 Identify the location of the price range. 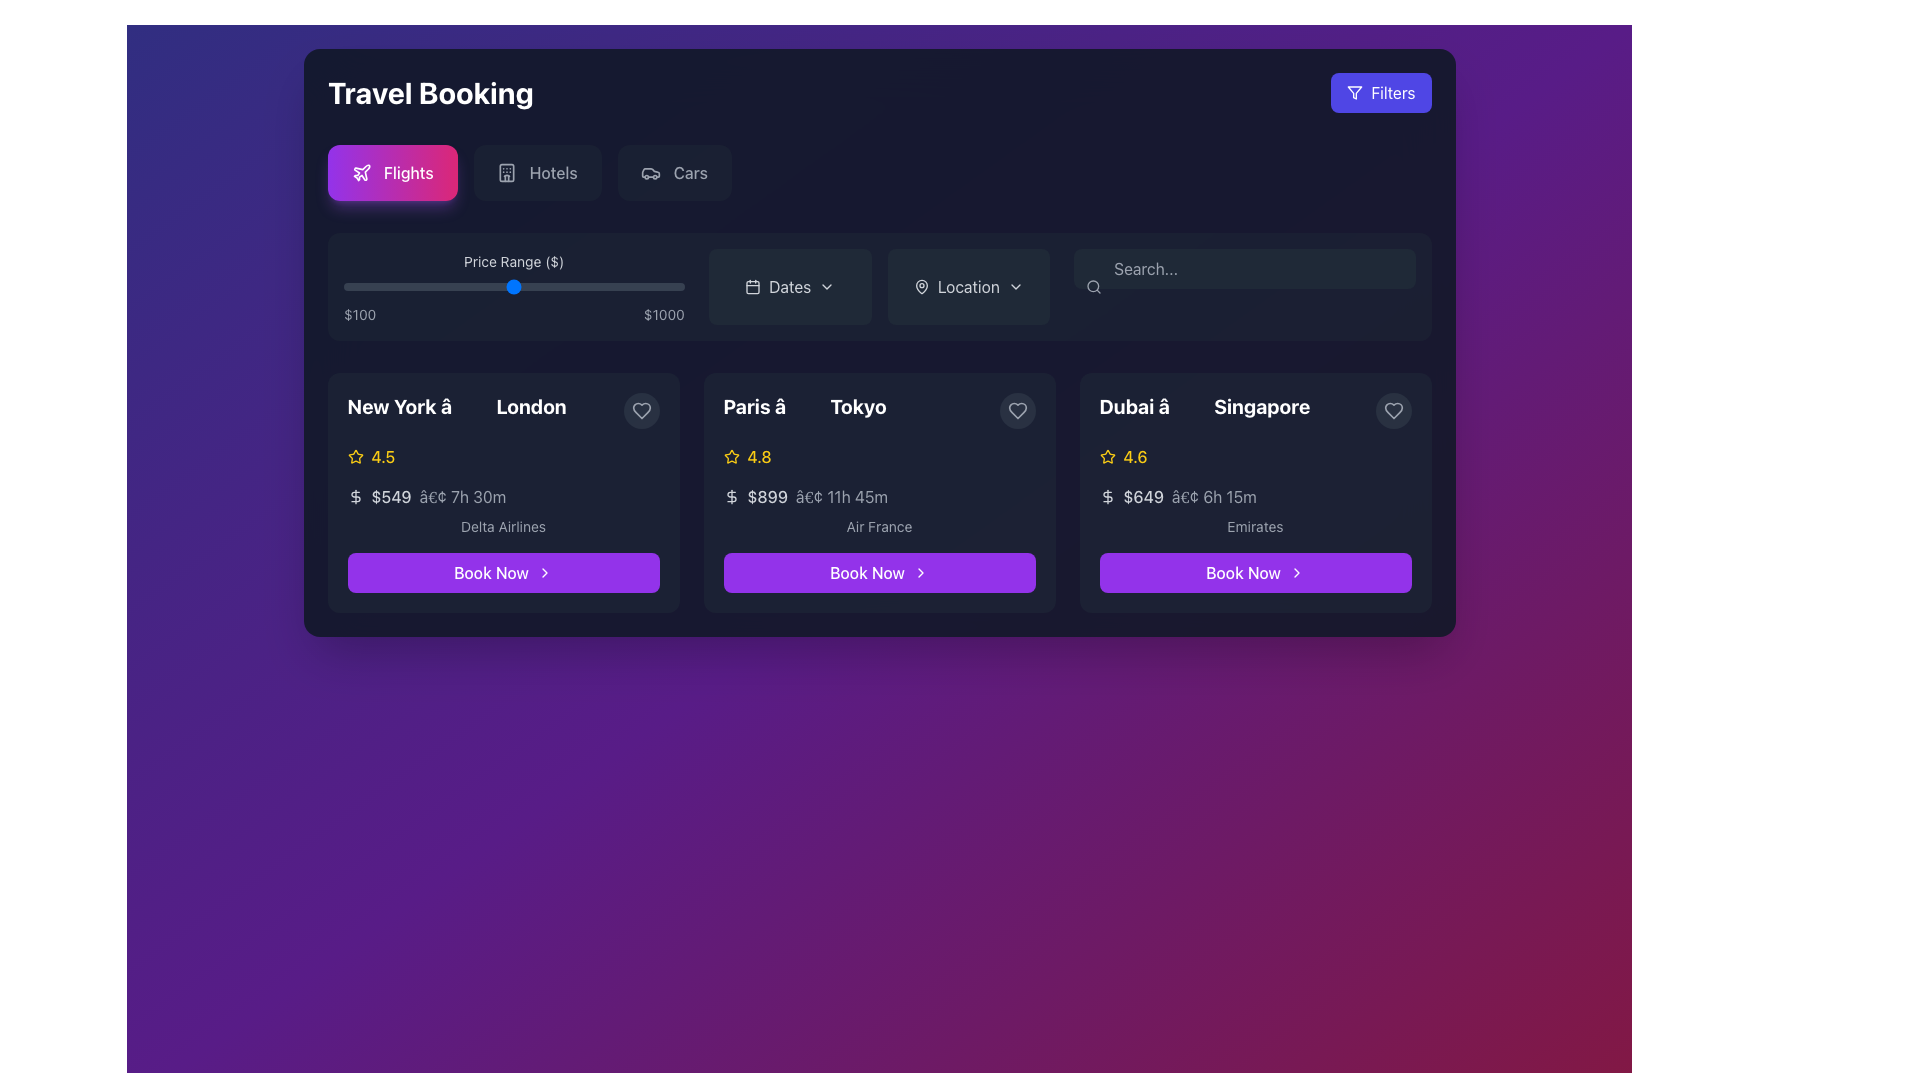
(654, 286).